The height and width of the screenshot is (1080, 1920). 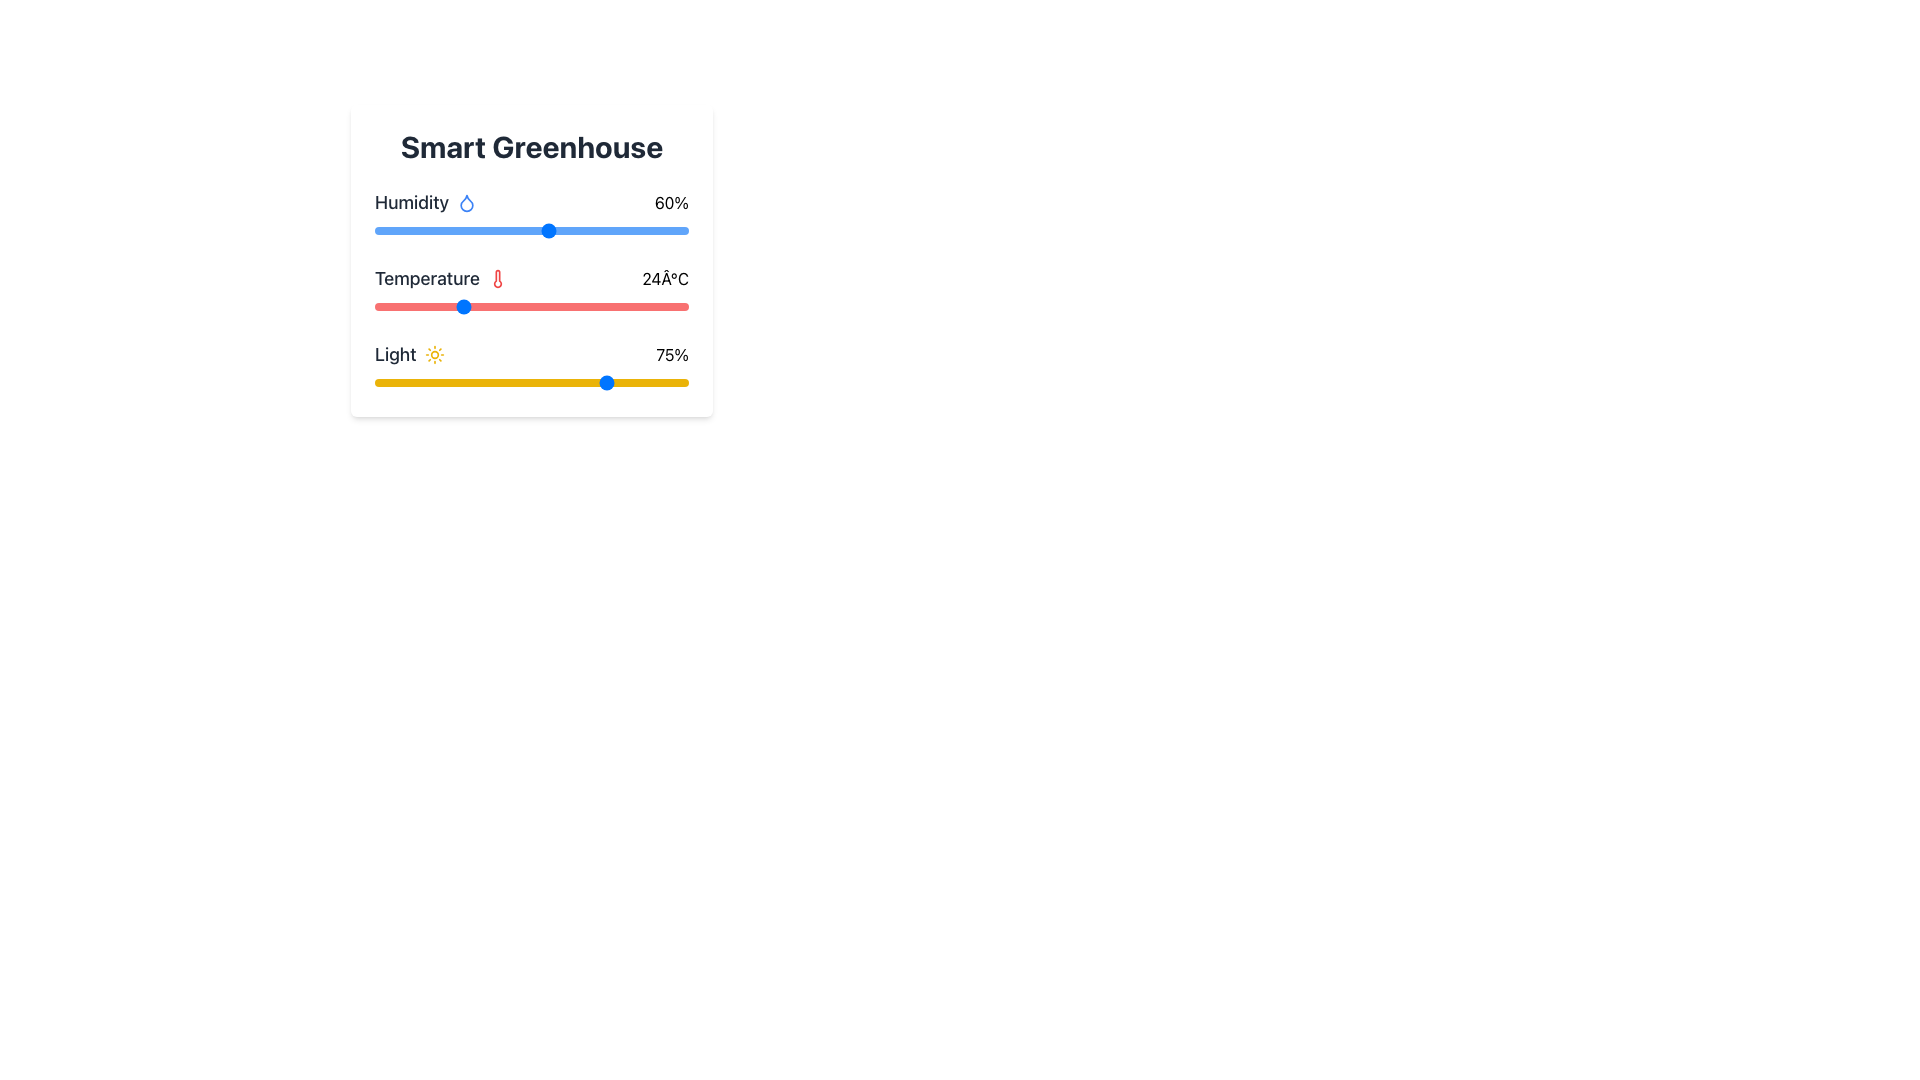 I want to click on the sun icon, which is yellow with a circular center and radial extensions, located to the right of the 'Light' label in the 'Smart Greenhouse' interface, so click(x=433, y=353).